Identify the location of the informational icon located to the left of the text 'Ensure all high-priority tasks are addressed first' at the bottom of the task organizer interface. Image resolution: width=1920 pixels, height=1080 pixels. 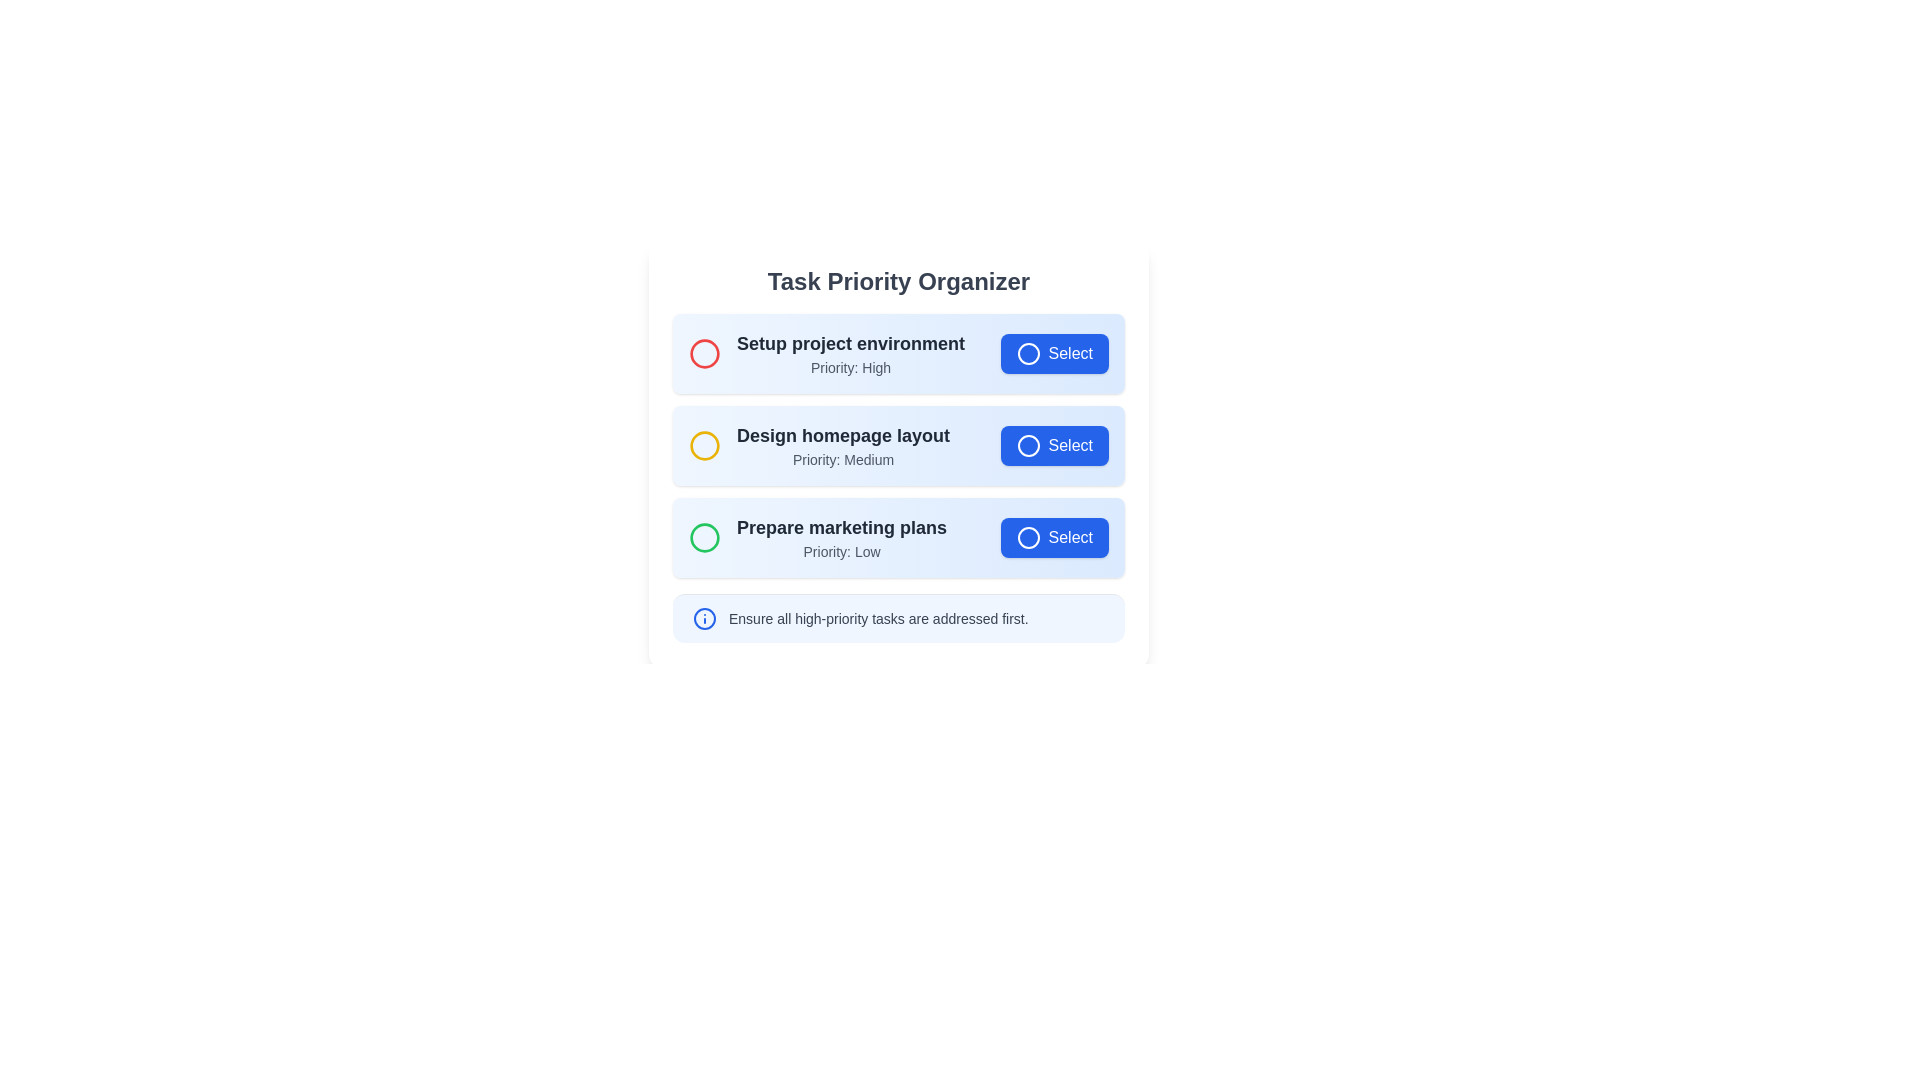
(705, 617).